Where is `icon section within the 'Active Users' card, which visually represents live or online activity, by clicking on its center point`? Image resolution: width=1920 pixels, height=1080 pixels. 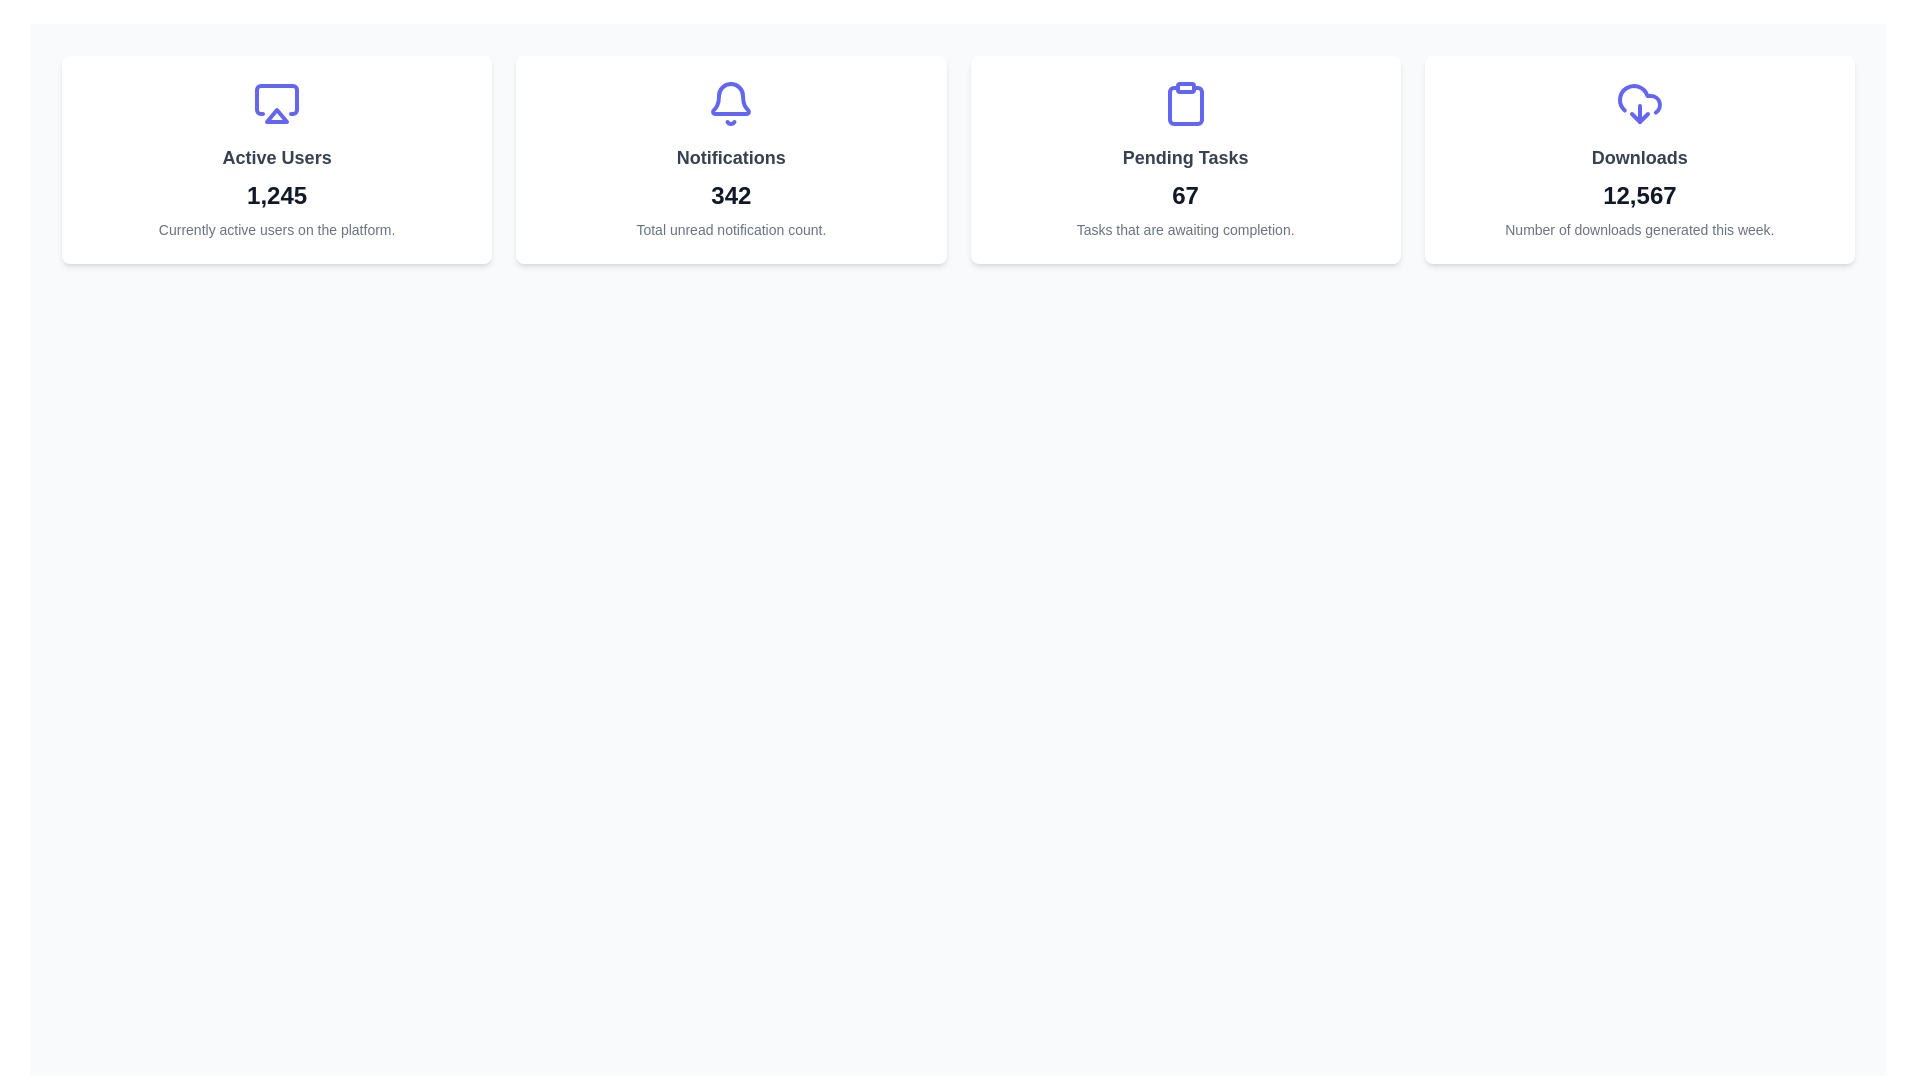 icon section within the 'Active Users' card, which visually represents live or online activity, by clicking on its center point is located at coordinates (276, 100).